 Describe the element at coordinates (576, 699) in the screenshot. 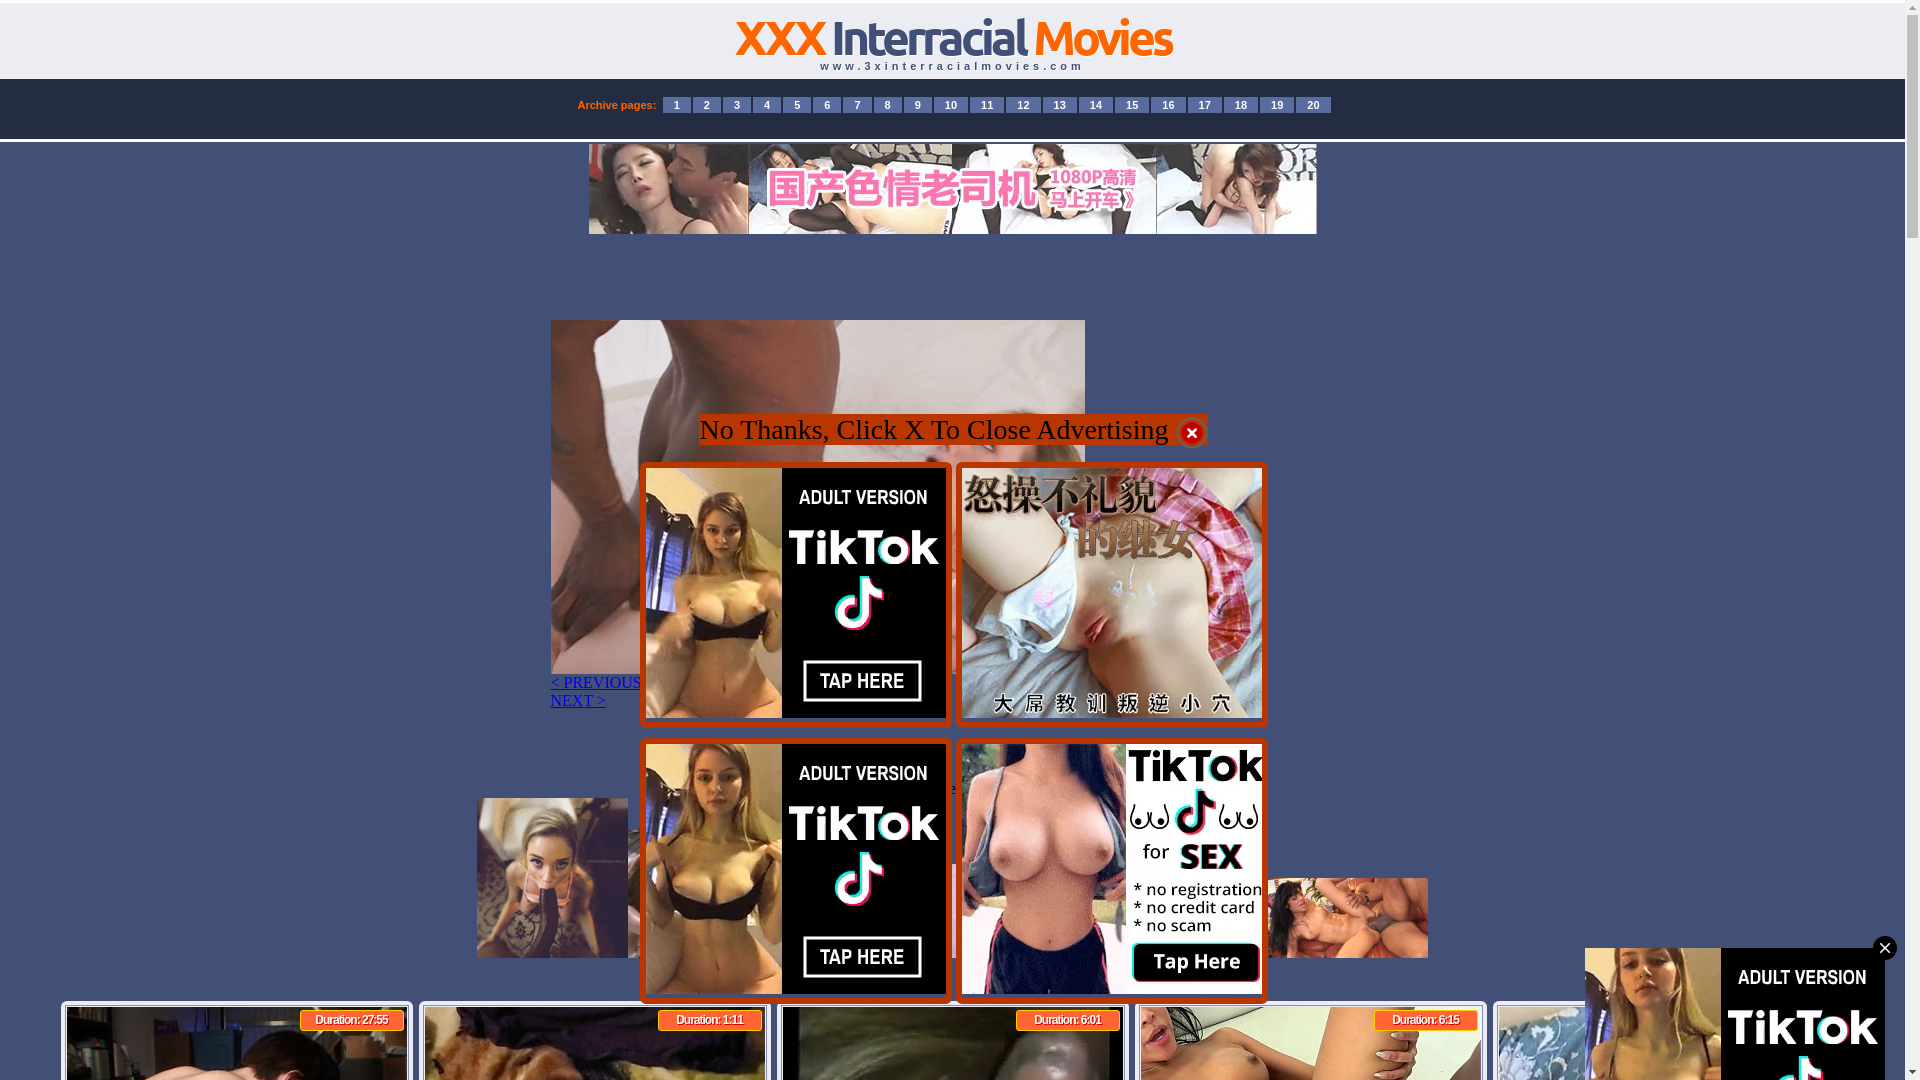

I see `'NEXT >'` at that location.